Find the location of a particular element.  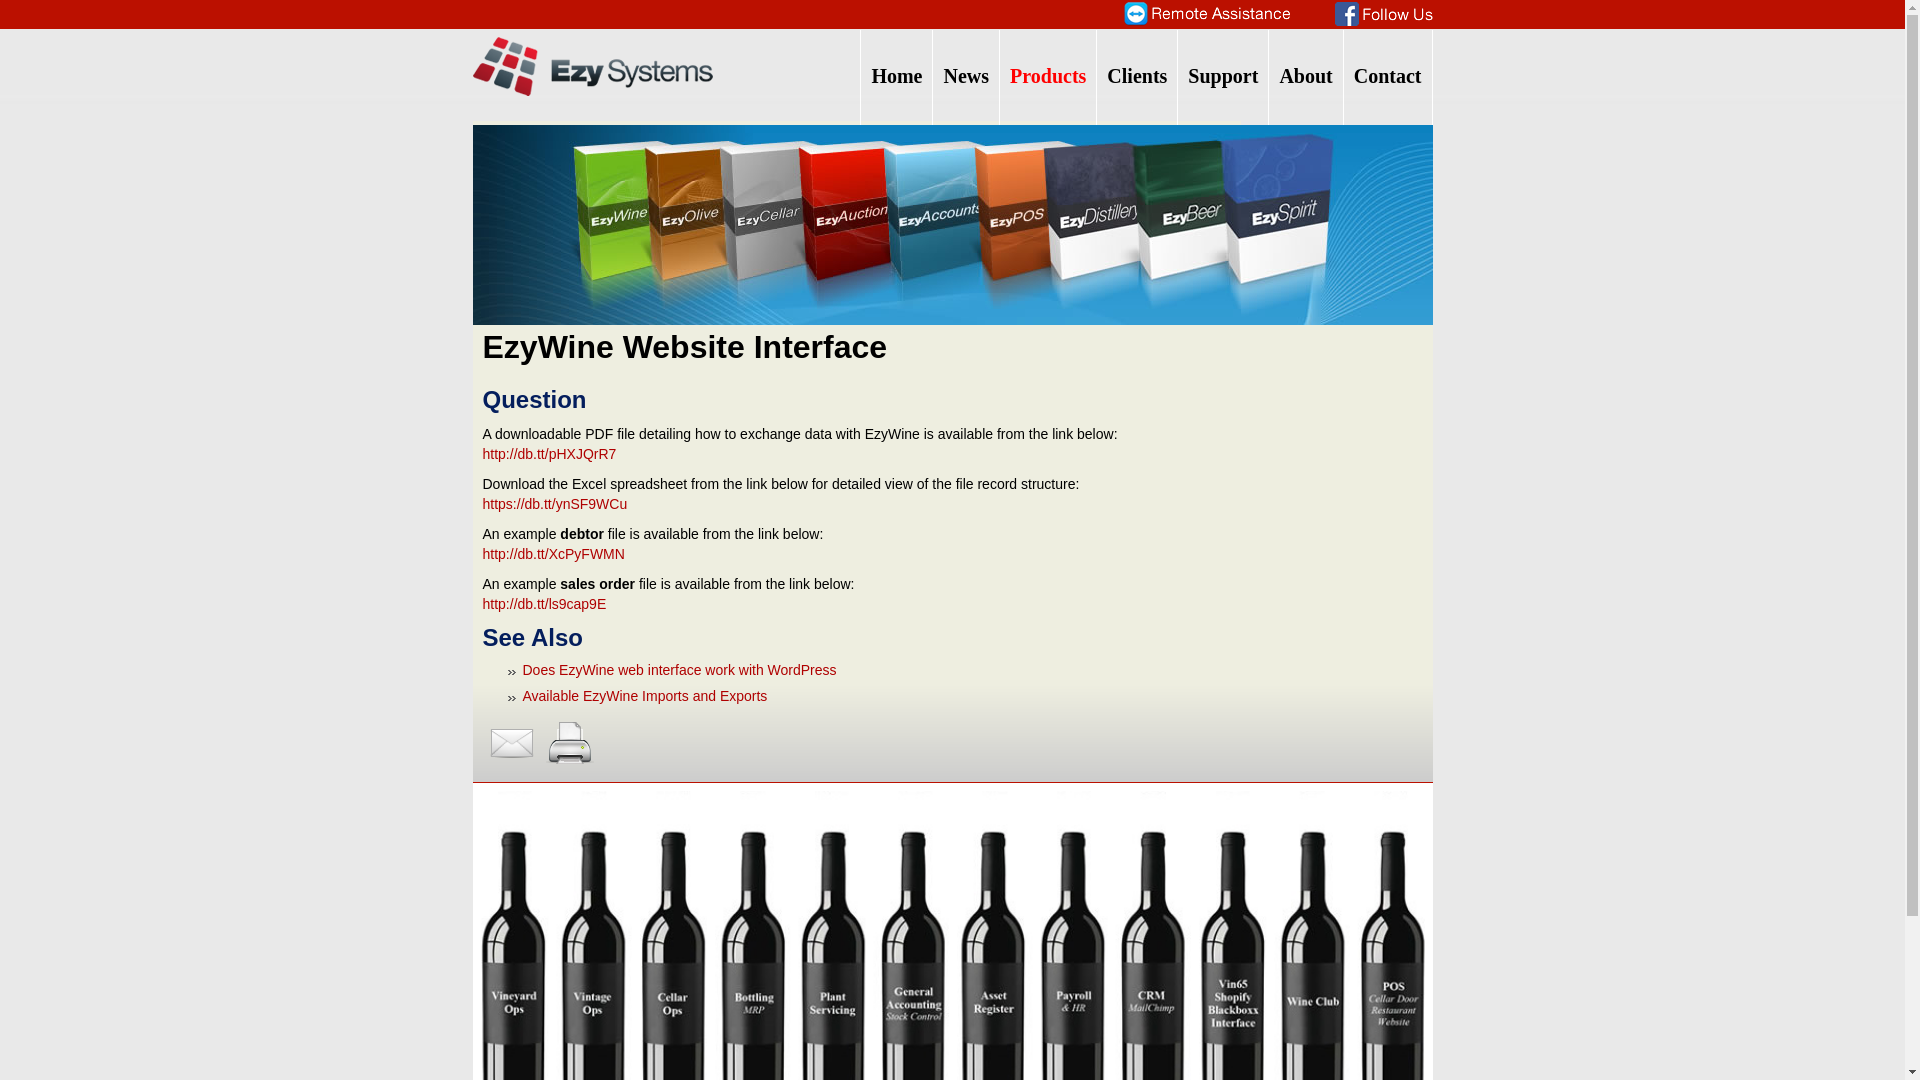

'Available EzyWine Imports and Exports' is located at coordinates (644, 694).